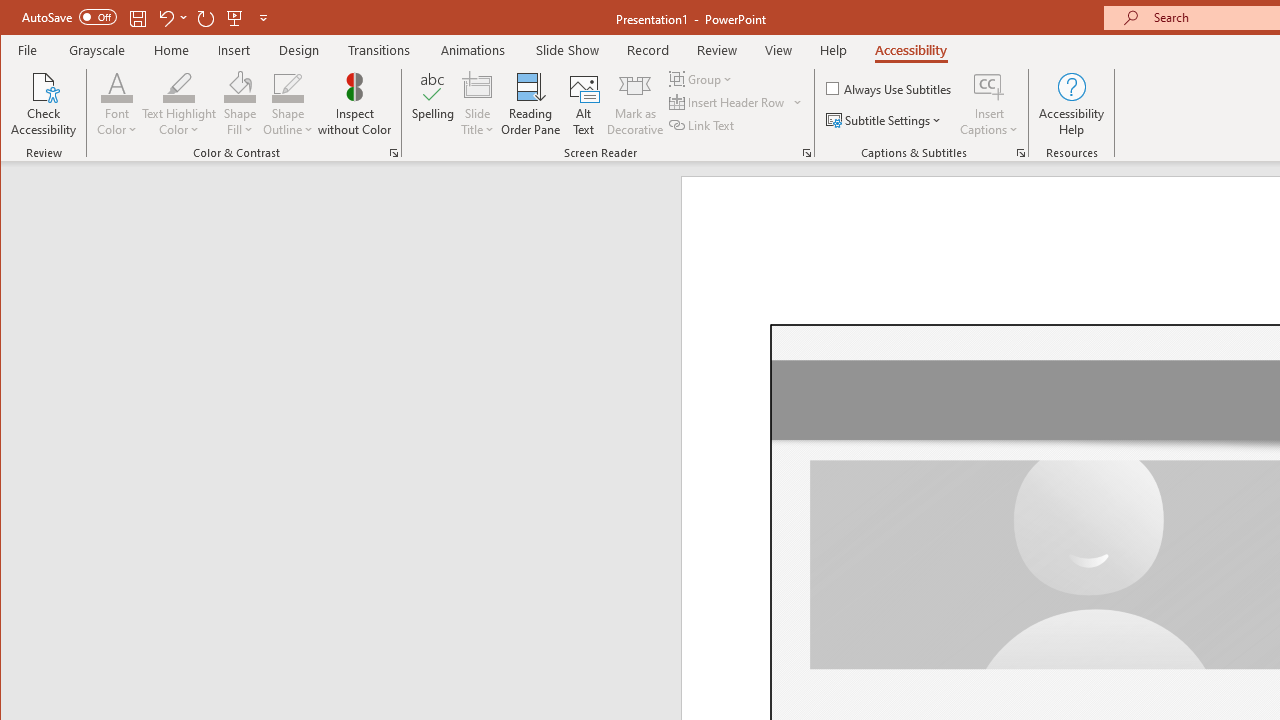 The height and width of the screenshot is (720, 1280). Describe the element at coordinates (989, 85) in the screenshot. I see `'Insert Captions'` at that location.